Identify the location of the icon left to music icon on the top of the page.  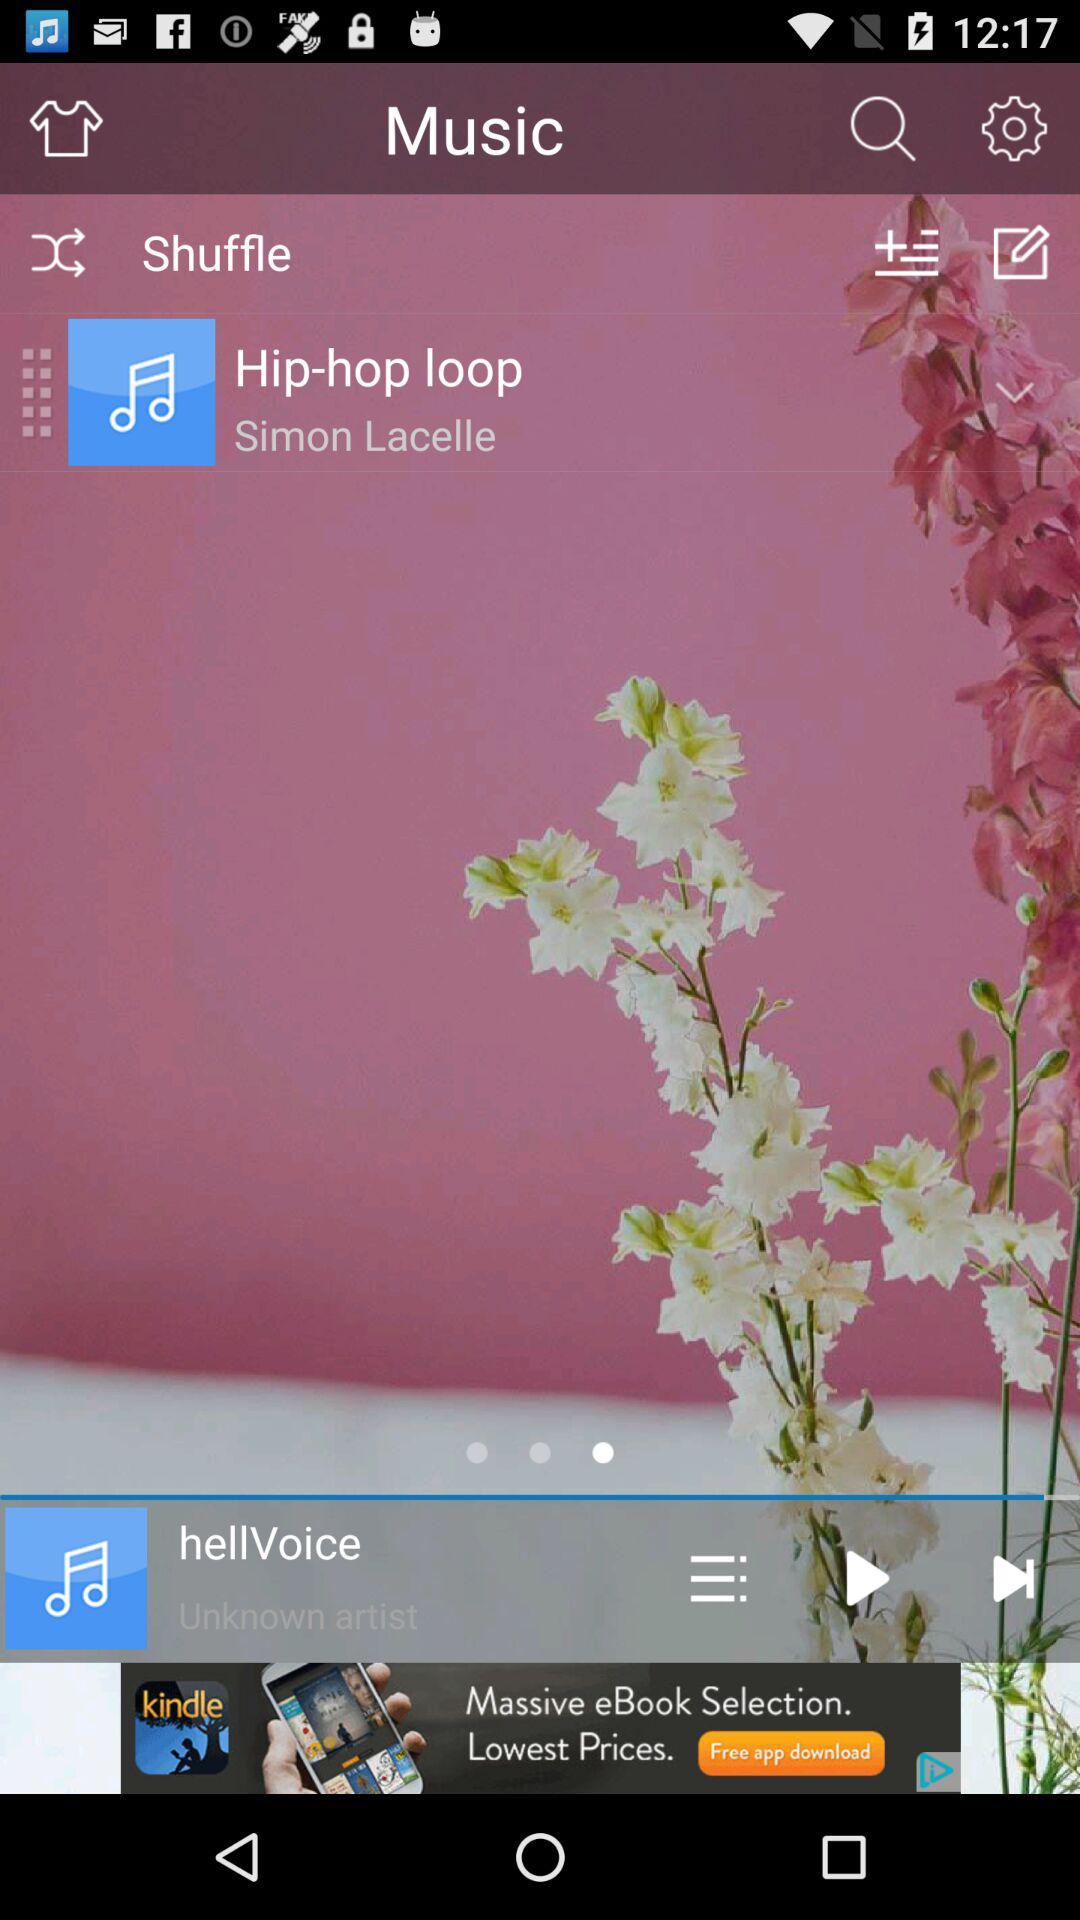
(36, 392).